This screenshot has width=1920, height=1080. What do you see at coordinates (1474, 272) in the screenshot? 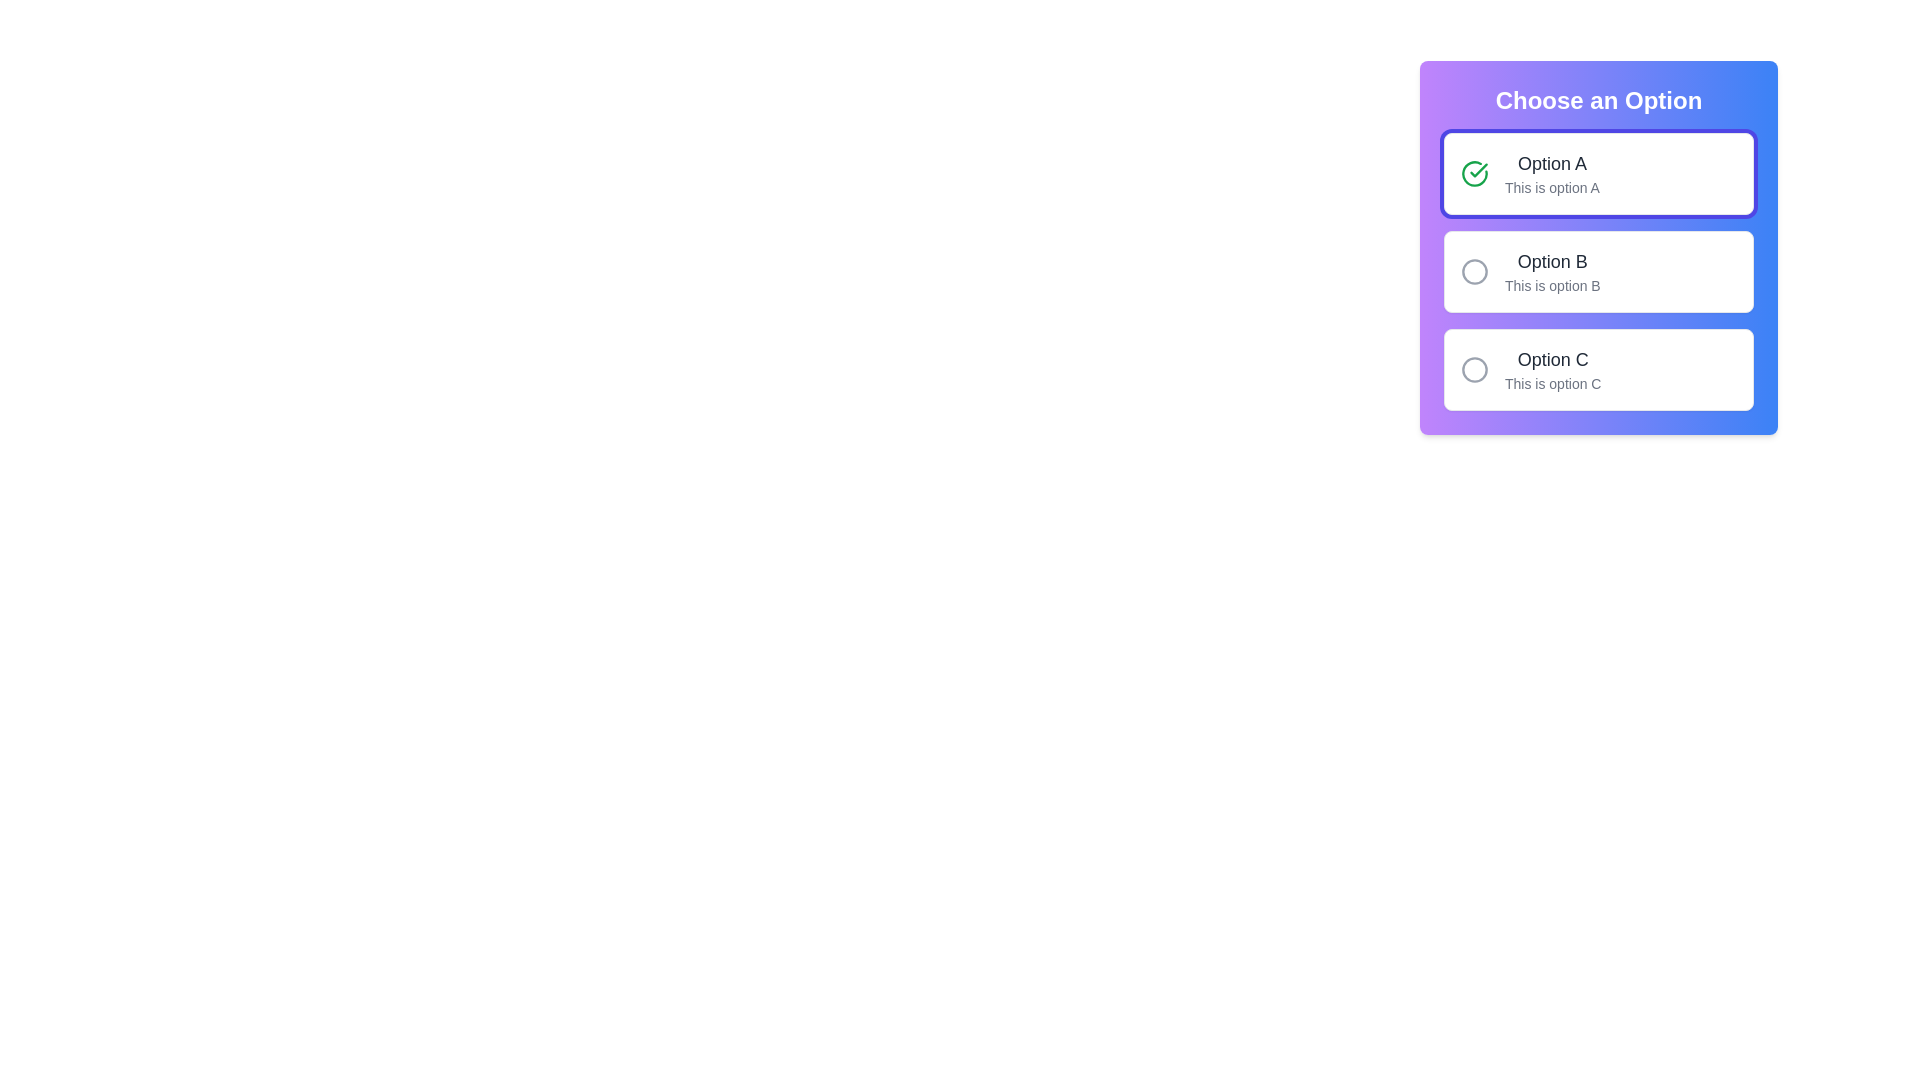
I see `the inactive radio button indicator for 'Option B', which is a gray circular outline positioned to the left of the 'Option B' label` at bounding box center [1474, 272].